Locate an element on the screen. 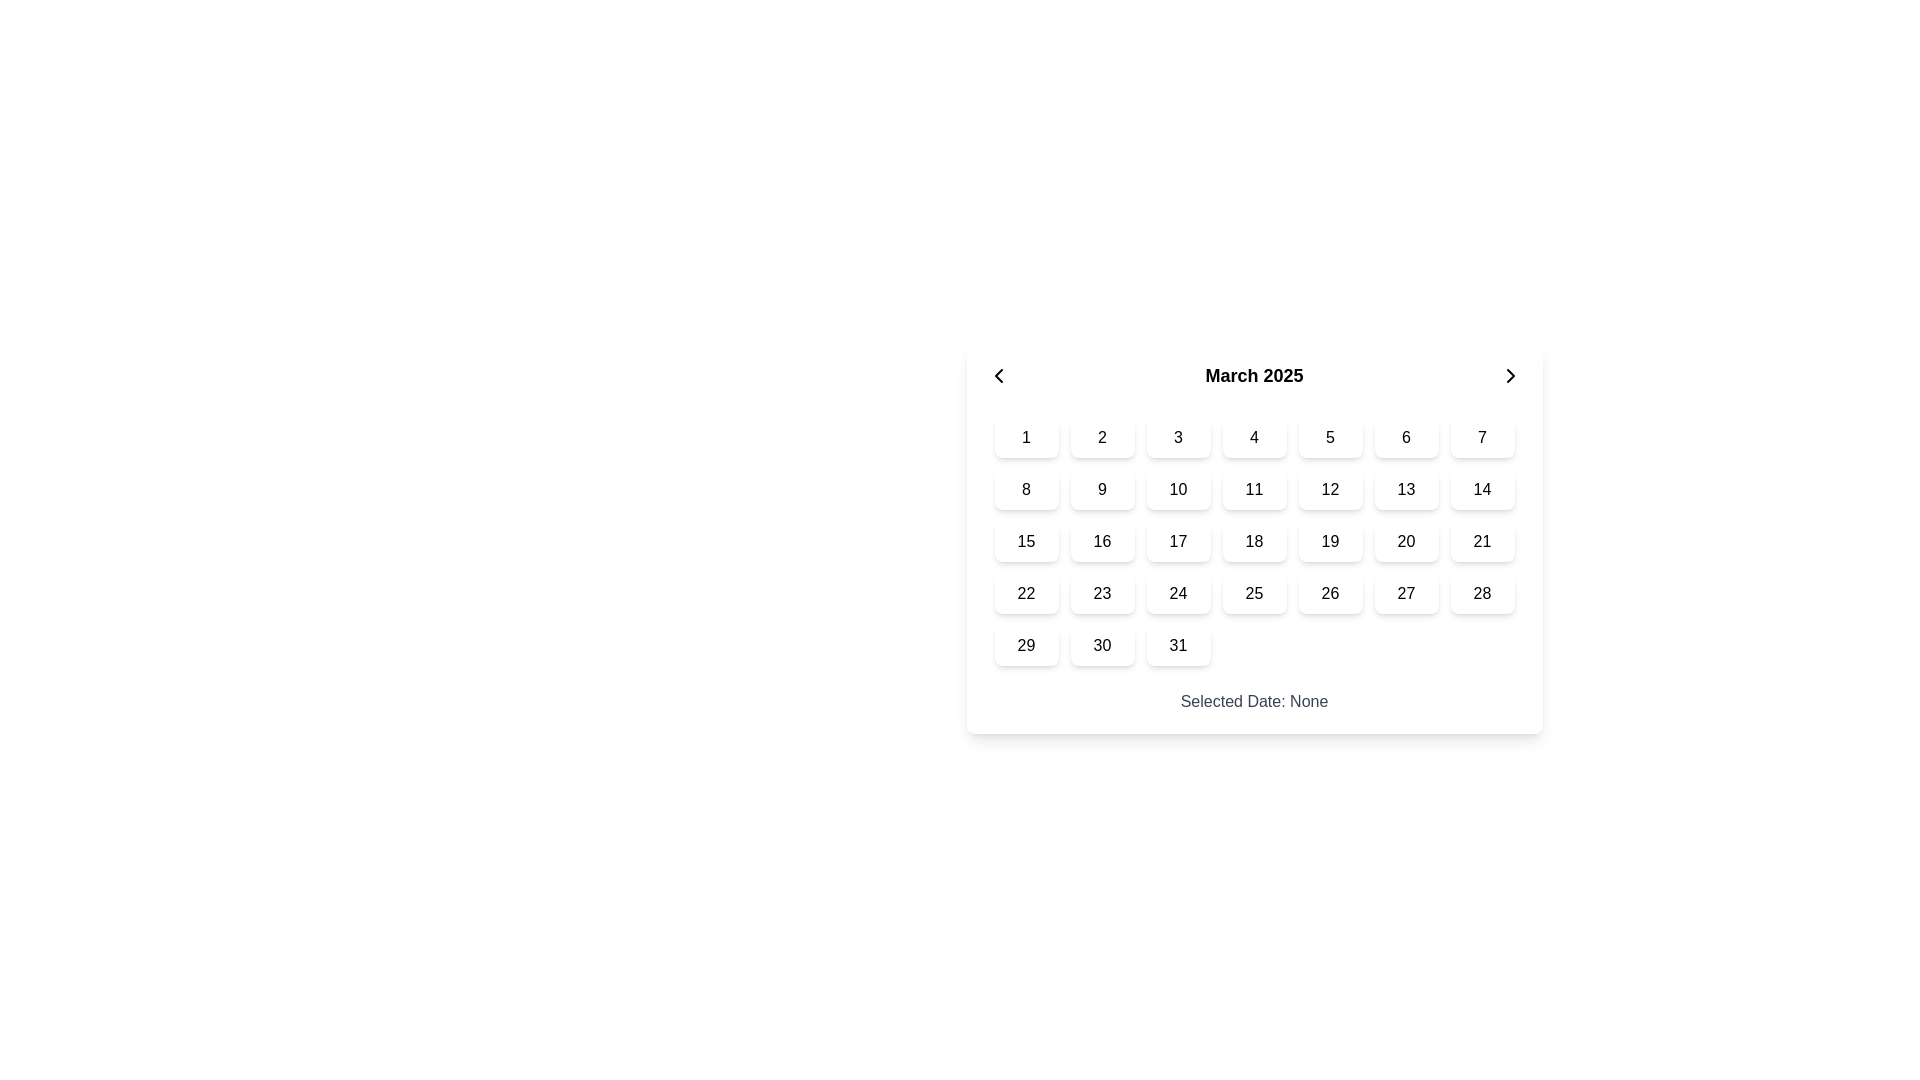  the button representing the 17th day of March 2025 in the calendar is located at coordinates (1178, 542).